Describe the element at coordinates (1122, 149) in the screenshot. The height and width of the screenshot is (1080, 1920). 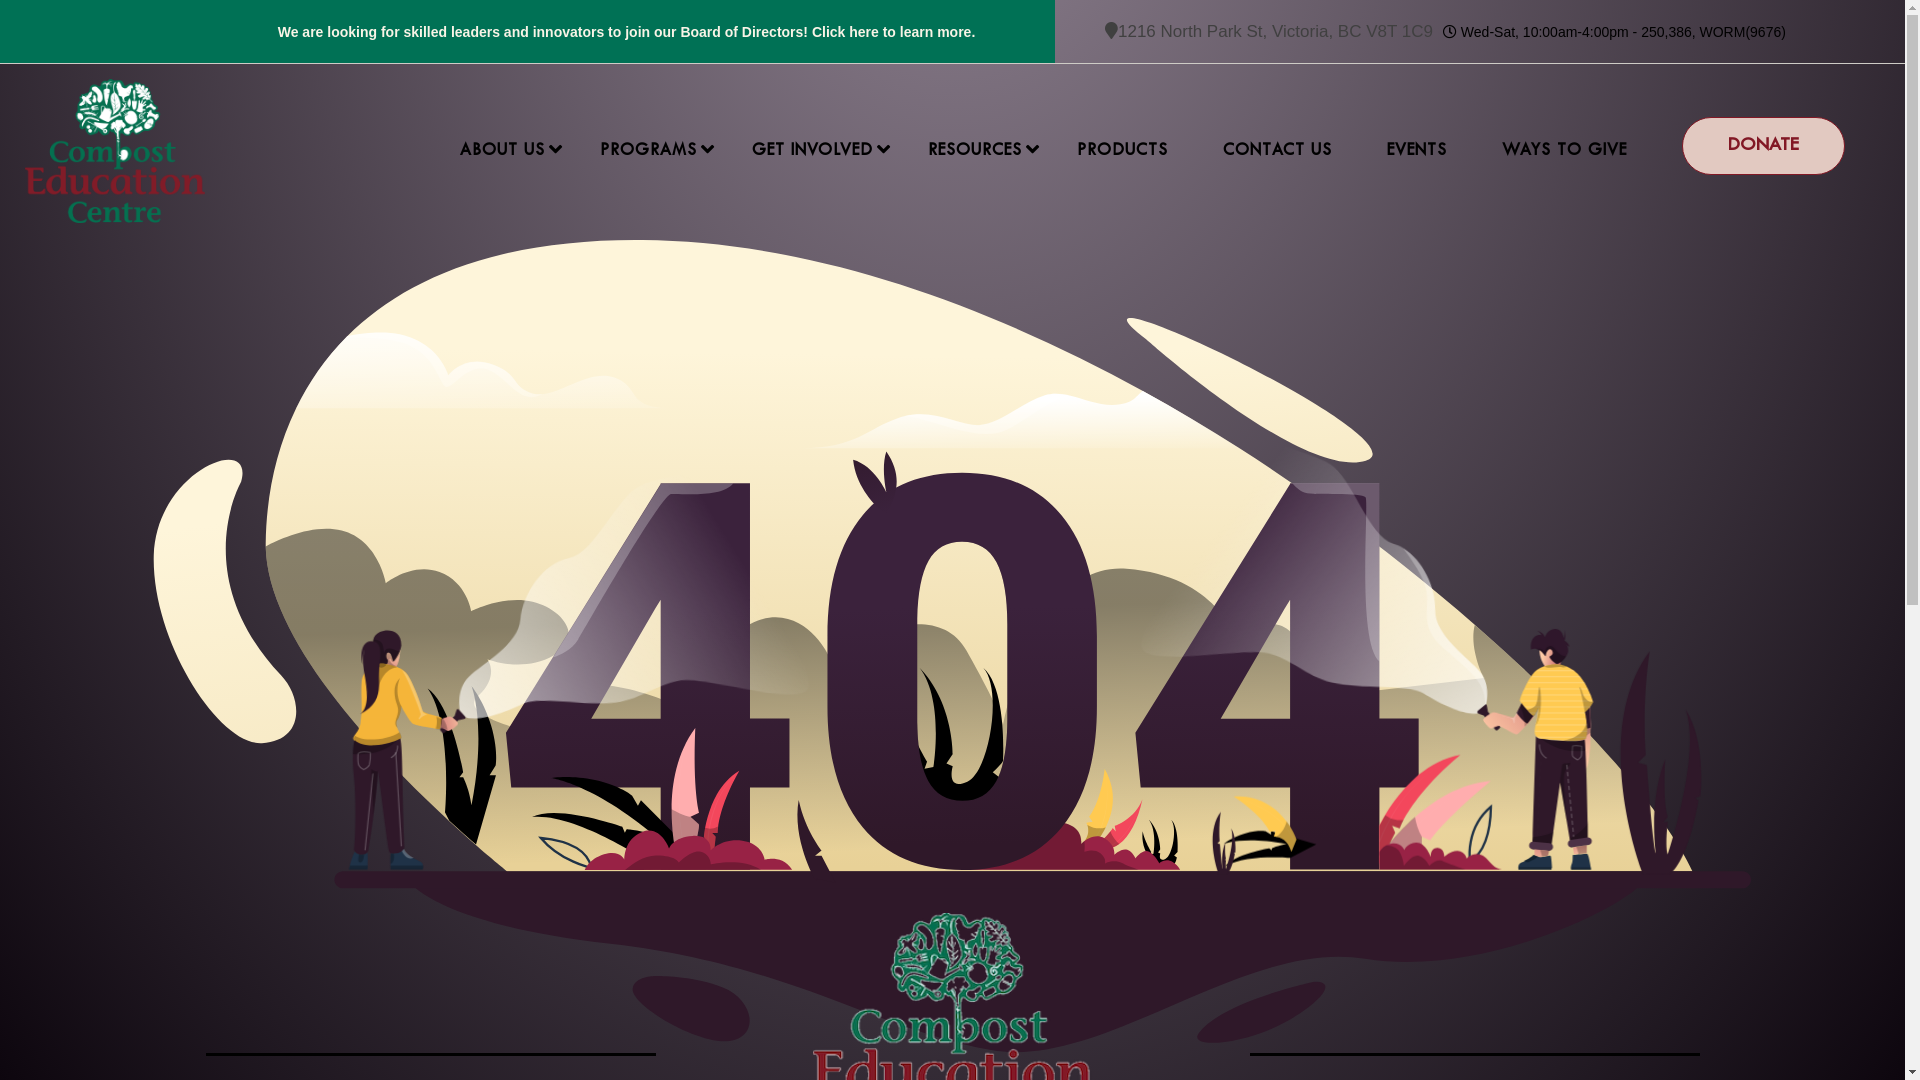
I see `'PRODUCTS'` at that location.